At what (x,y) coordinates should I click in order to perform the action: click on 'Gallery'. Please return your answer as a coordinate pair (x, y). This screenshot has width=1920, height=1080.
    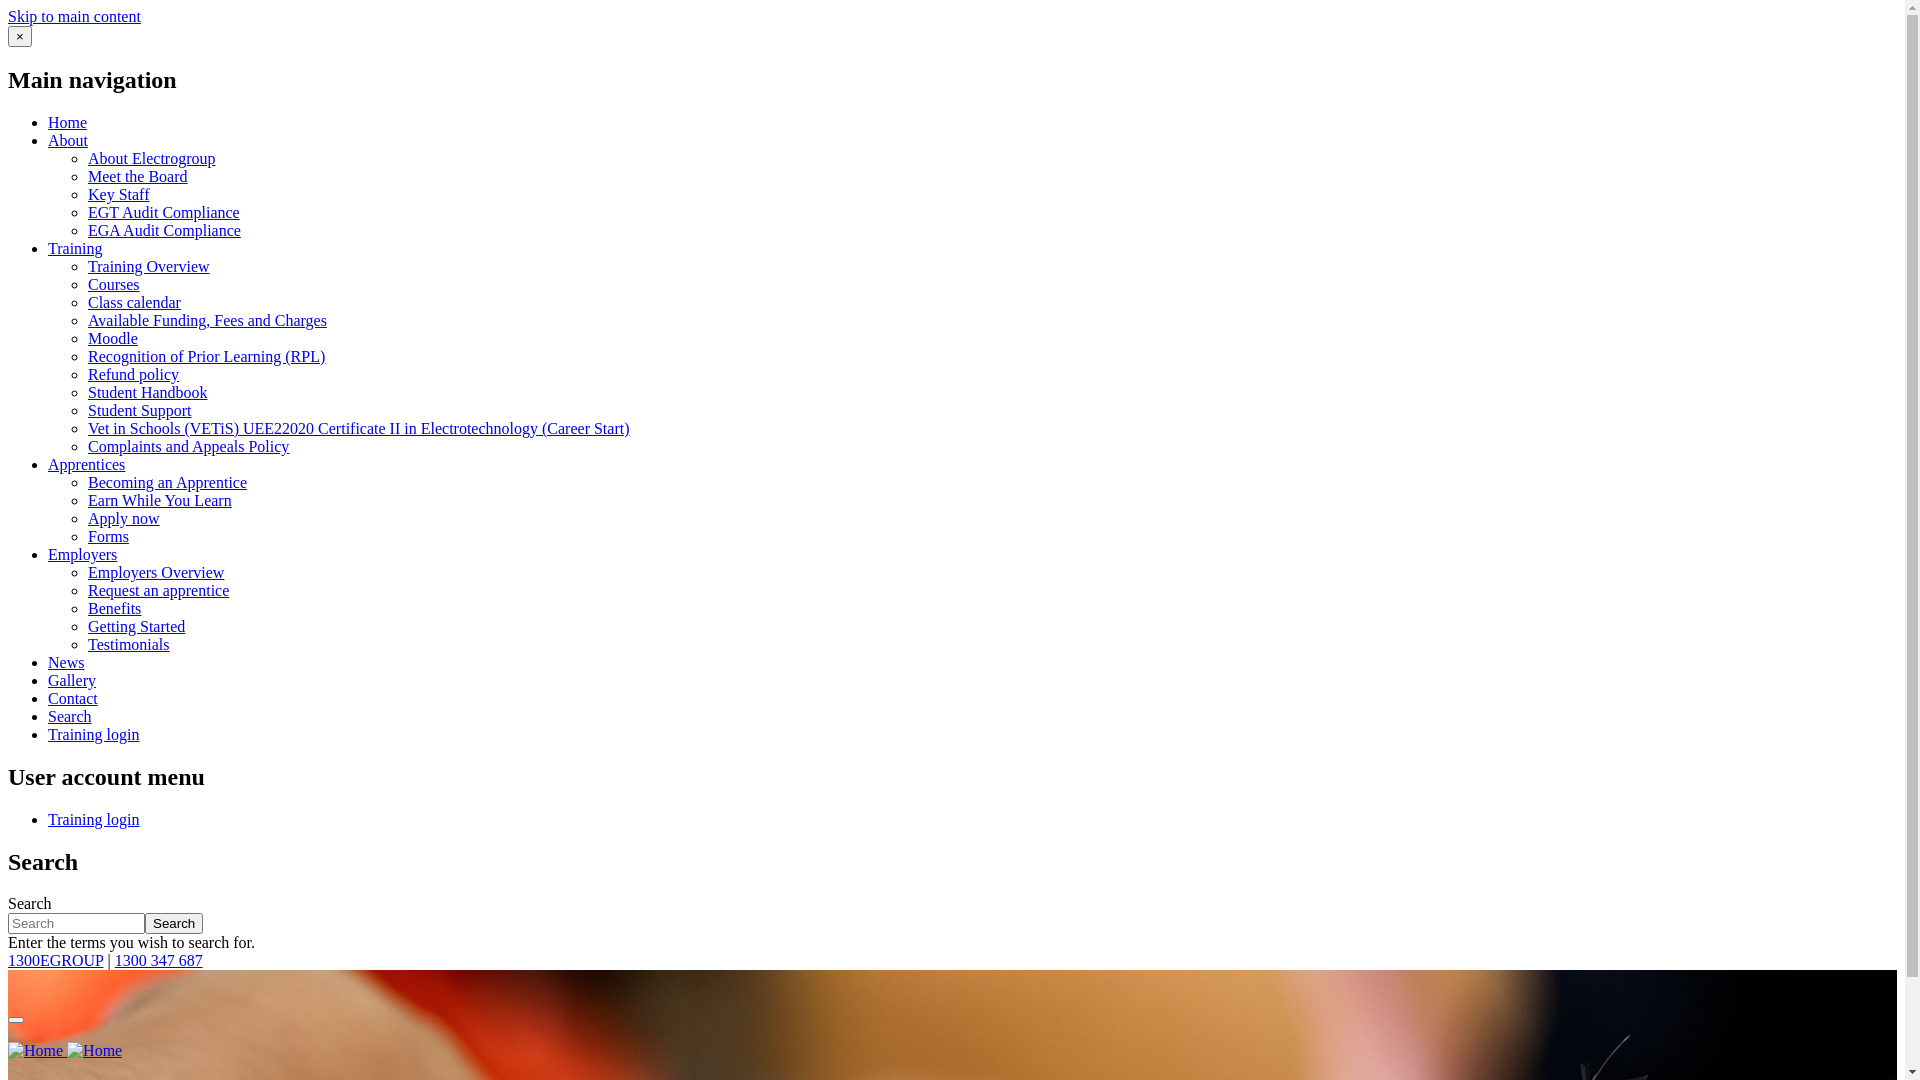
    Looking at the image, I should click on (72, 679).